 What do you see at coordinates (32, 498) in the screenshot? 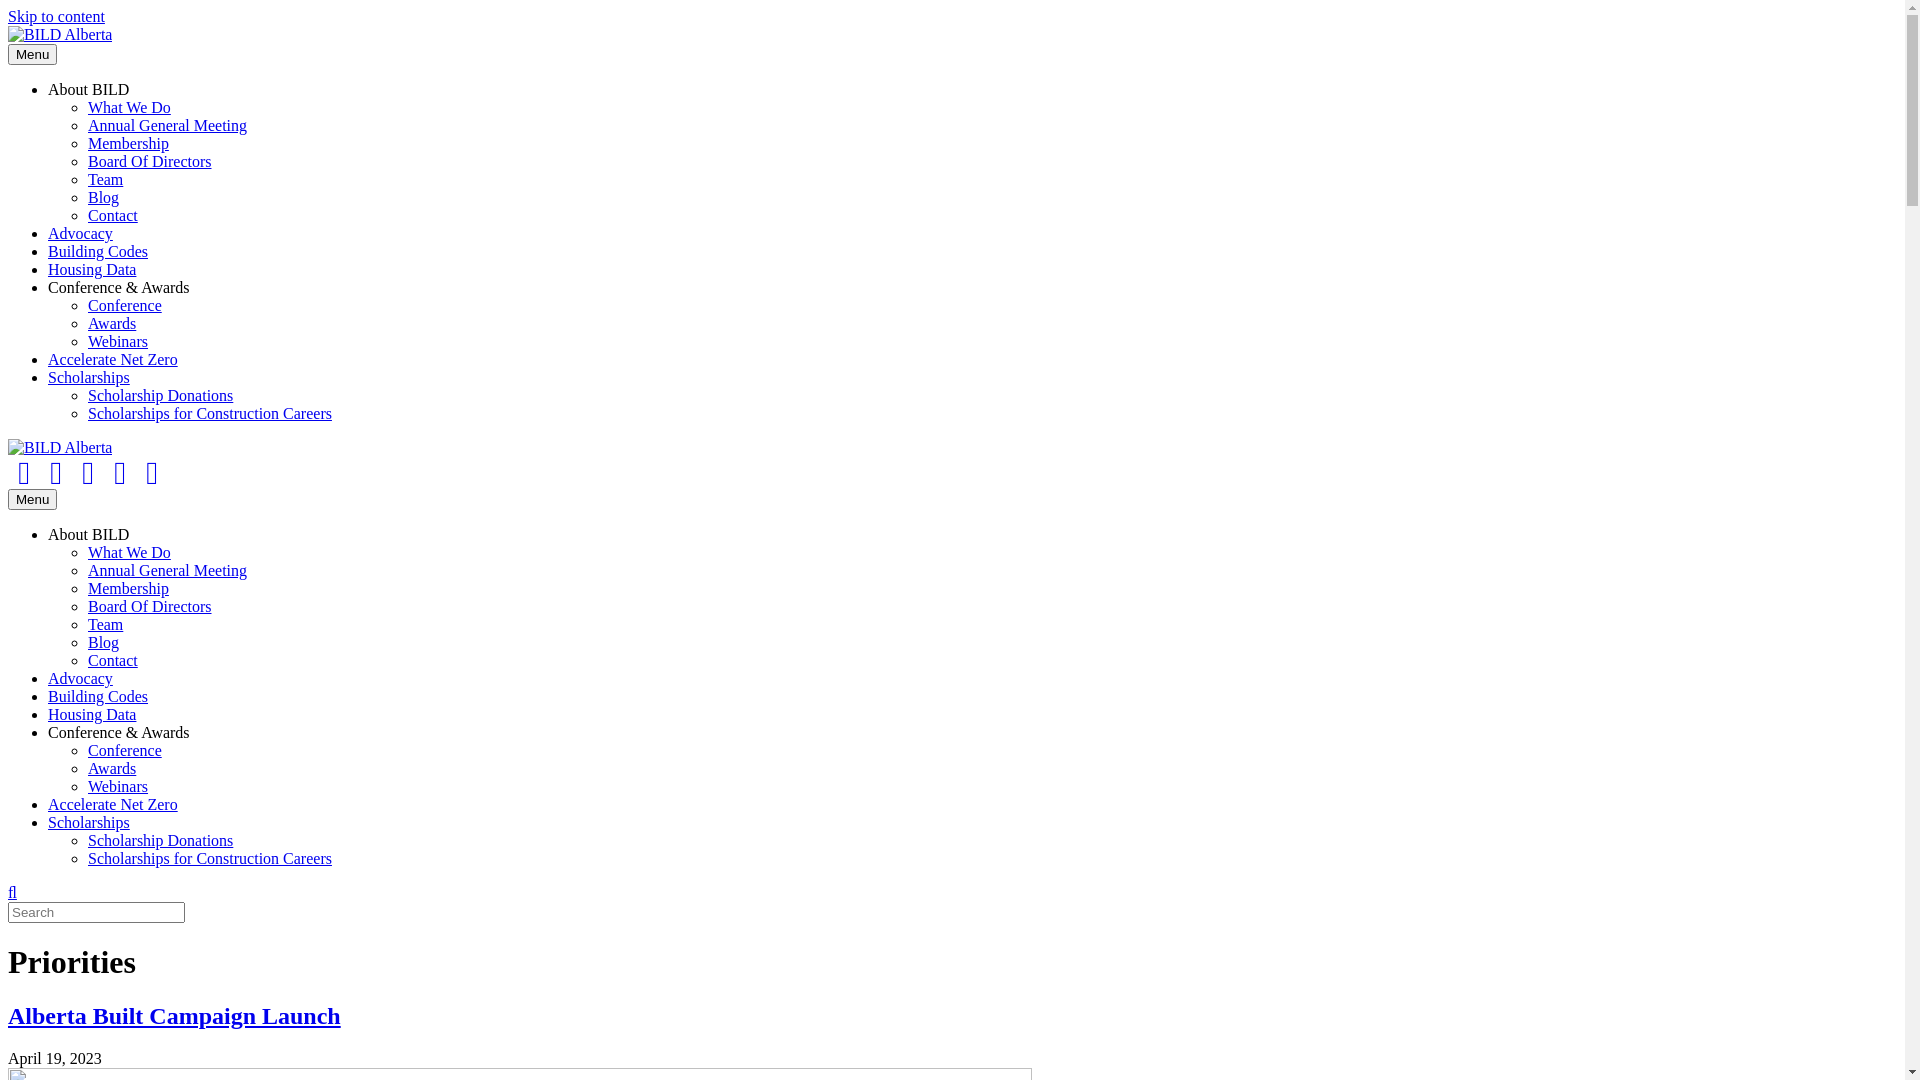
I see `'Menu'` at bounding box center [32, 498].